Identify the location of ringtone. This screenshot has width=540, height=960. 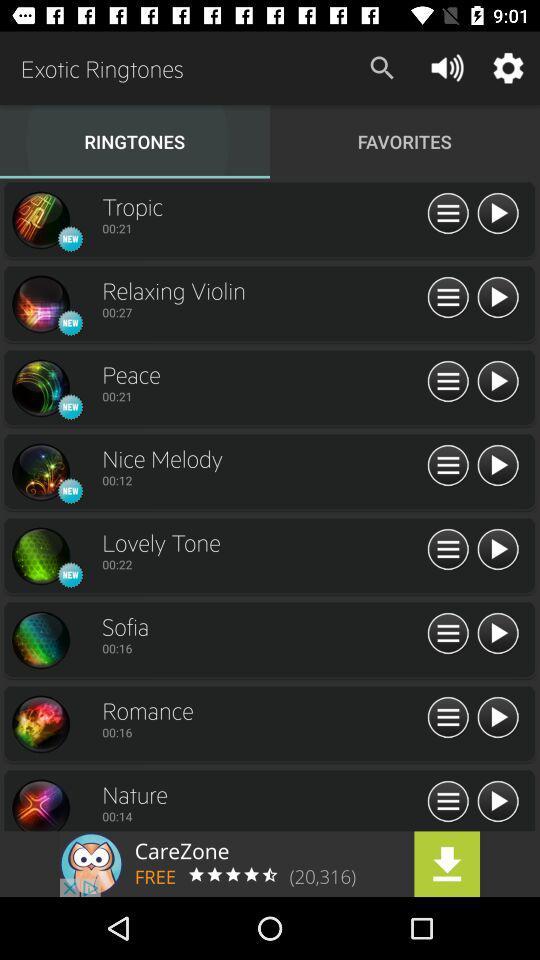
(496, 297).